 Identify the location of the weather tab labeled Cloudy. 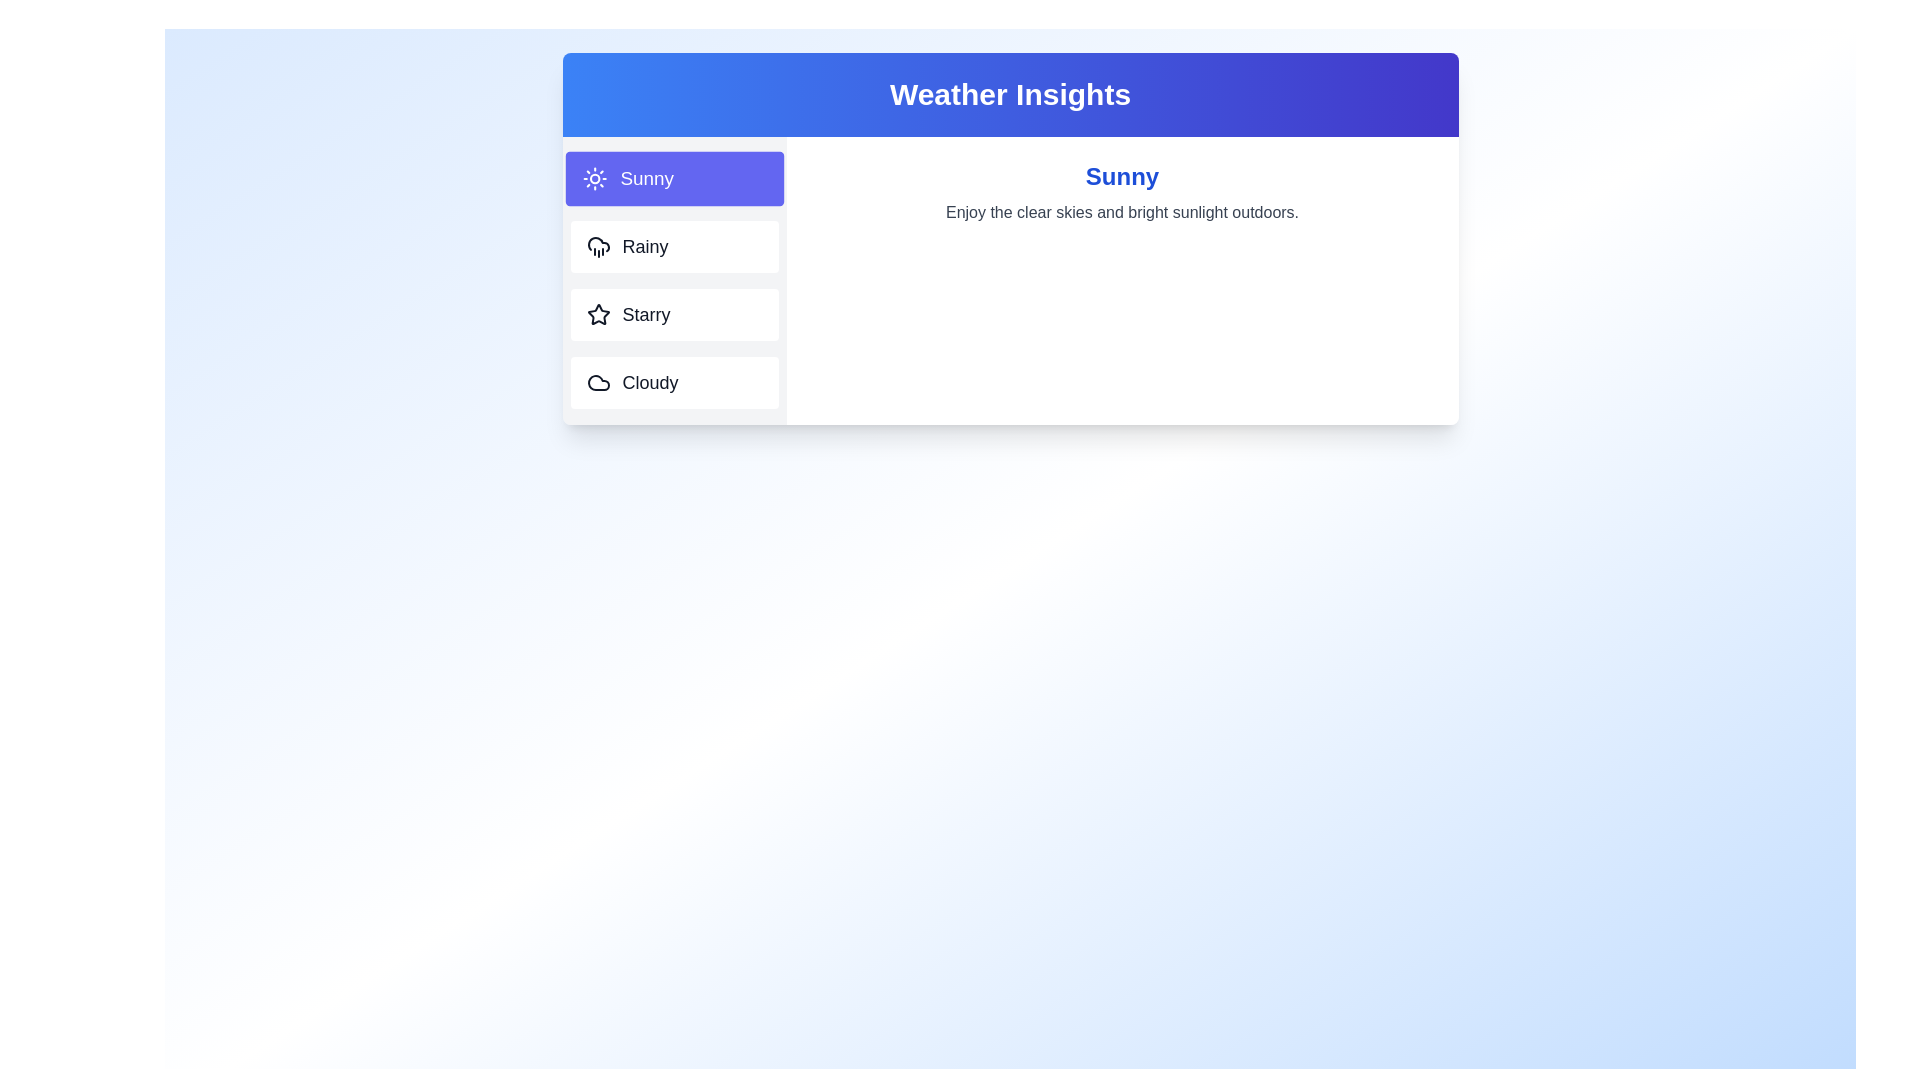
(674, 382).